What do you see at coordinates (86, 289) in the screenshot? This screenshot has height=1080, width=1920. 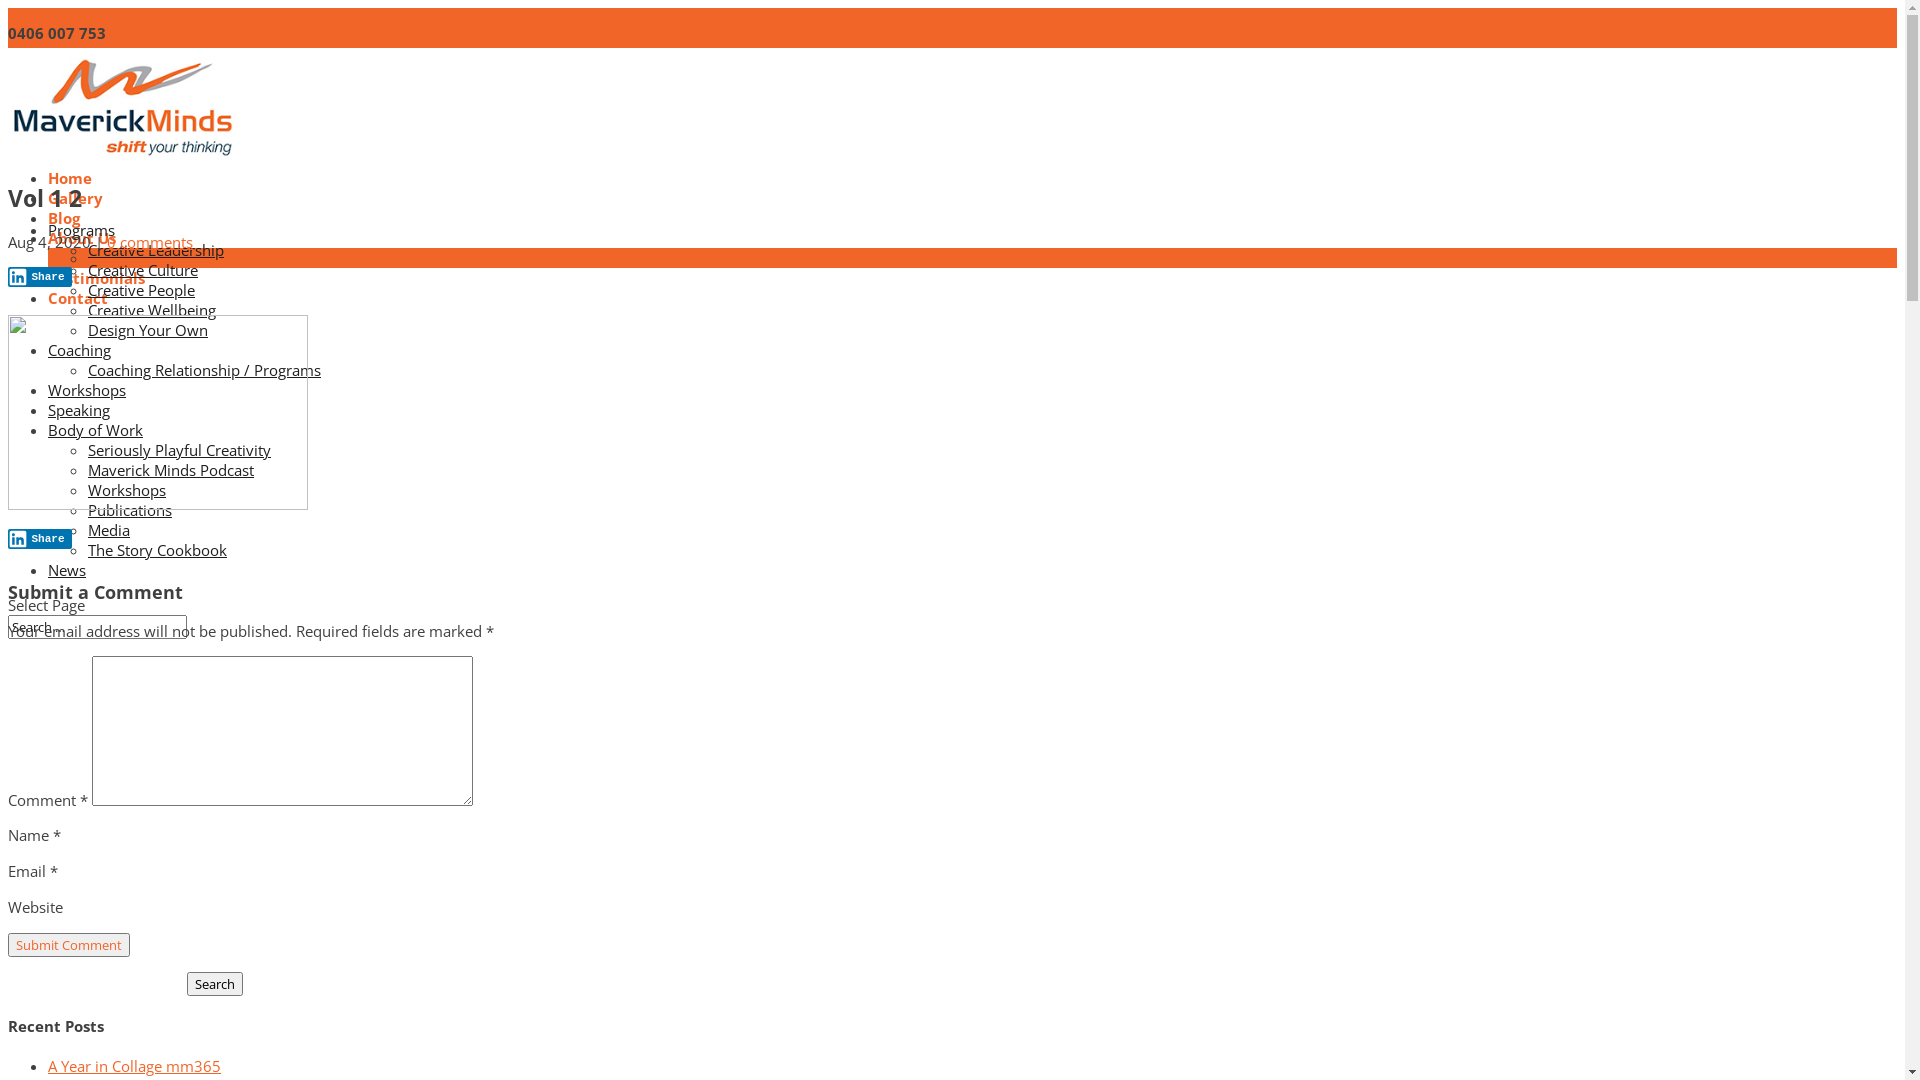 I see `'Creative People'` at bounding box center [86, 289].